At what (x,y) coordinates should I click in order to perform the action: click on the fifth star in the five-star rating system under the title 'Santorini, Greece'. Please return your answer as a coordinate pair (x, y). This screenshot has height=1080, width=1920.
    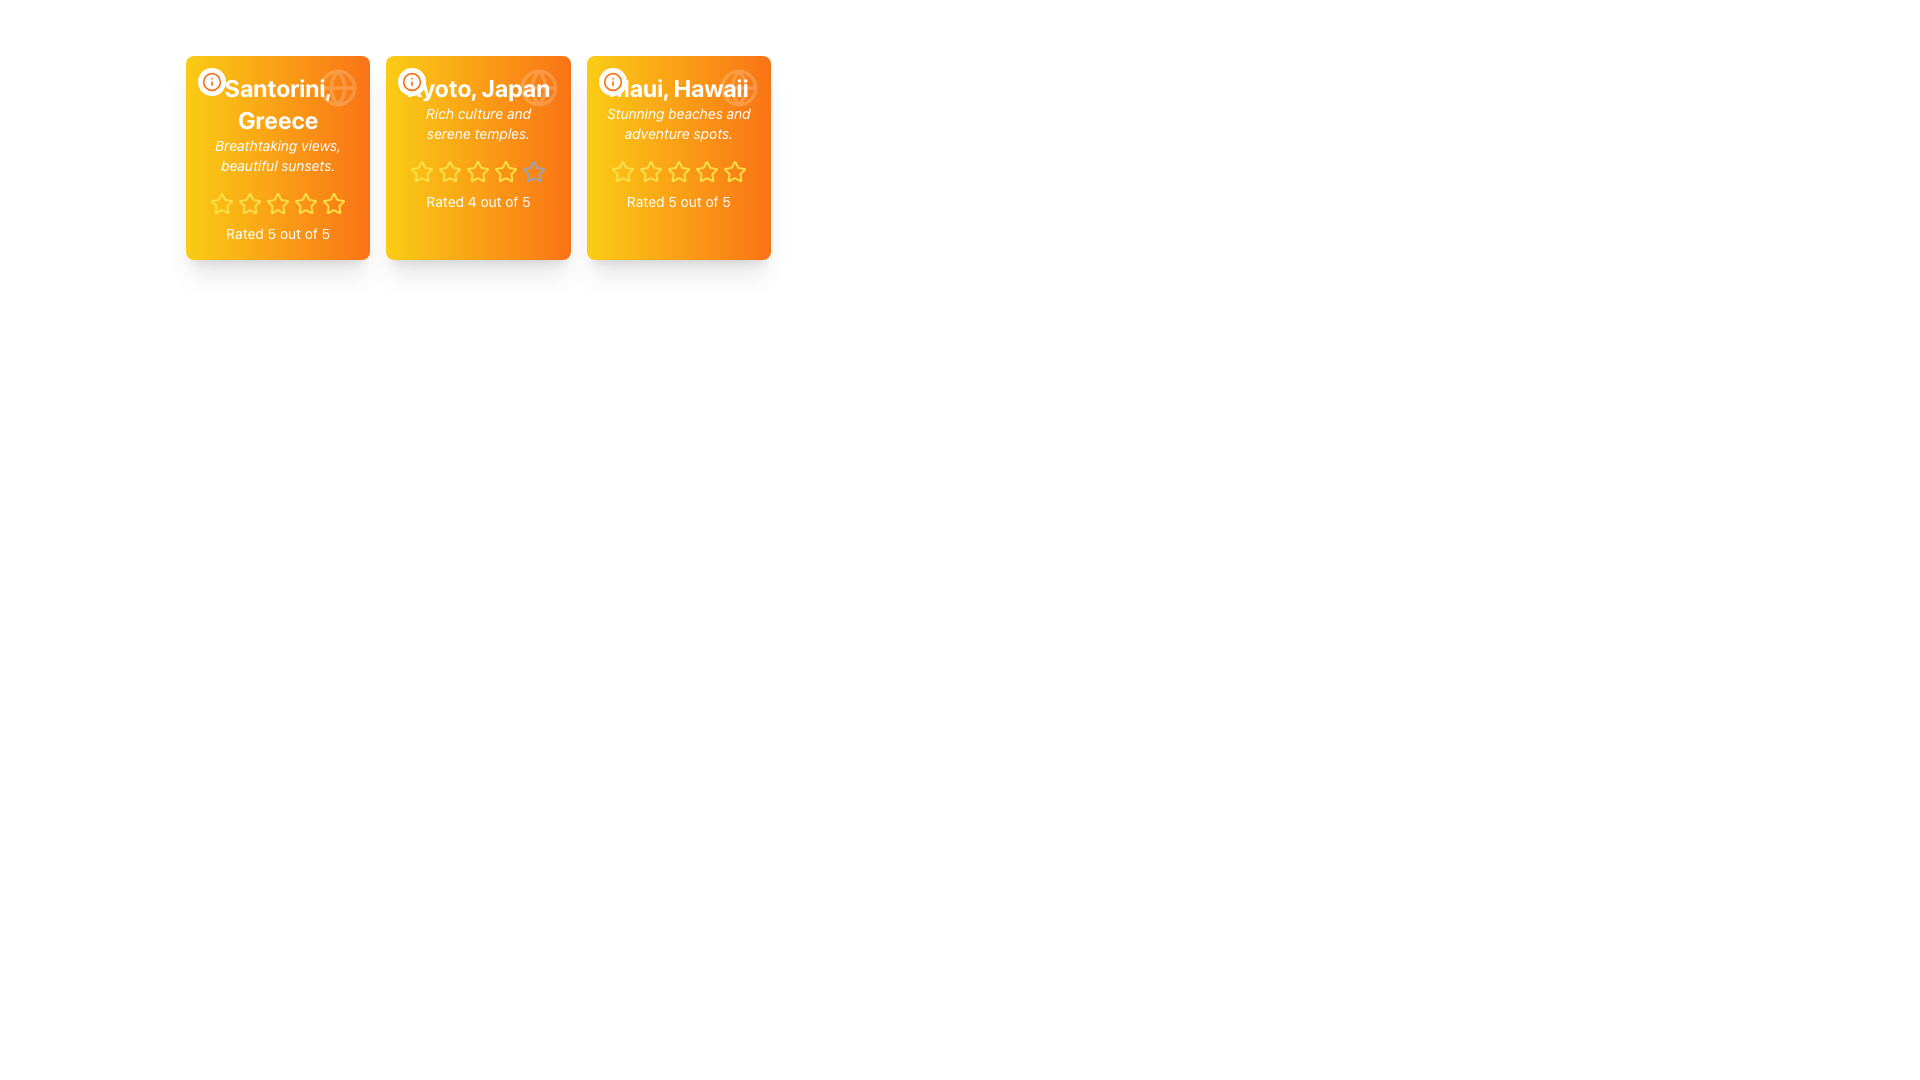
    Looking at the image, I should click on (334, 204).